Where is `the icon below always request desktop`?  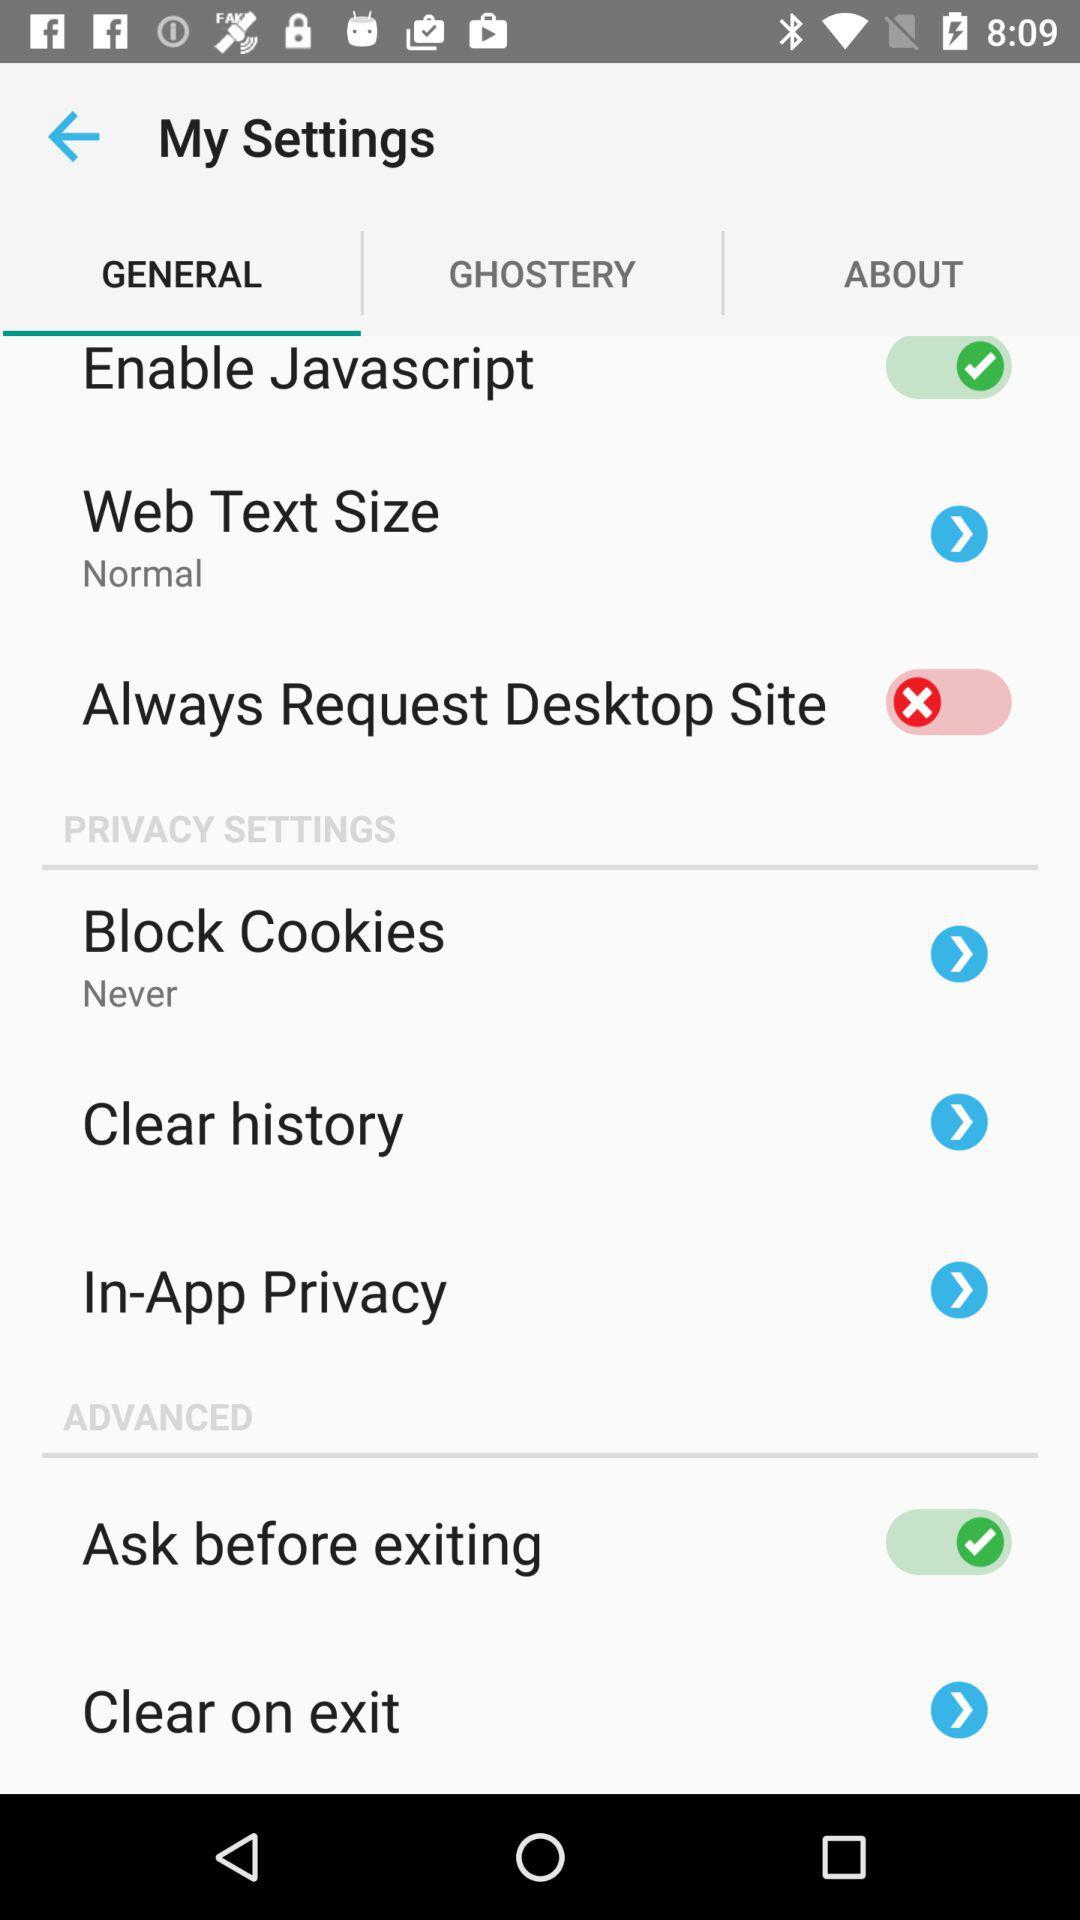
the icon below always request desktop is located at coordinates (540, 828).